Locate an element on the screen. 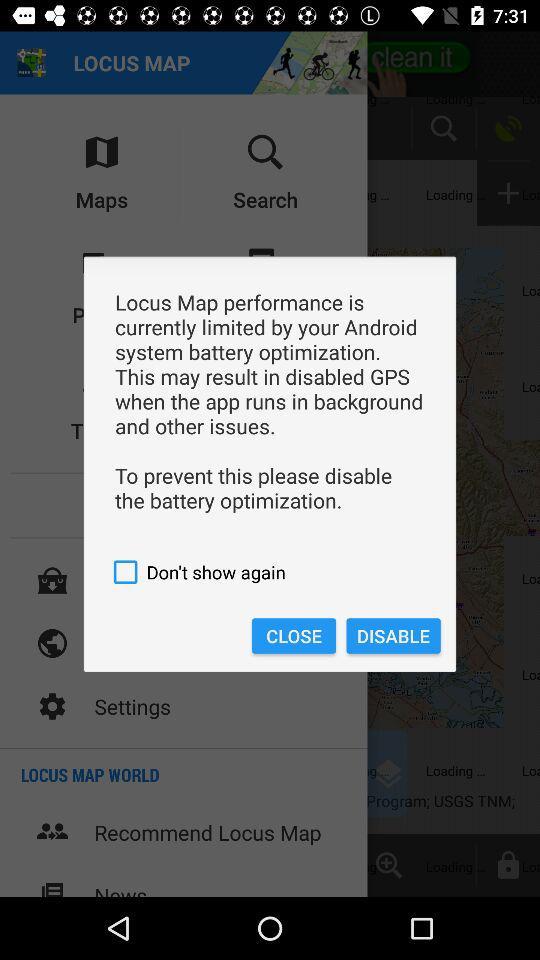 The image size is (540, 960). the icon below the don t show item is located at coordinates (292, 635).